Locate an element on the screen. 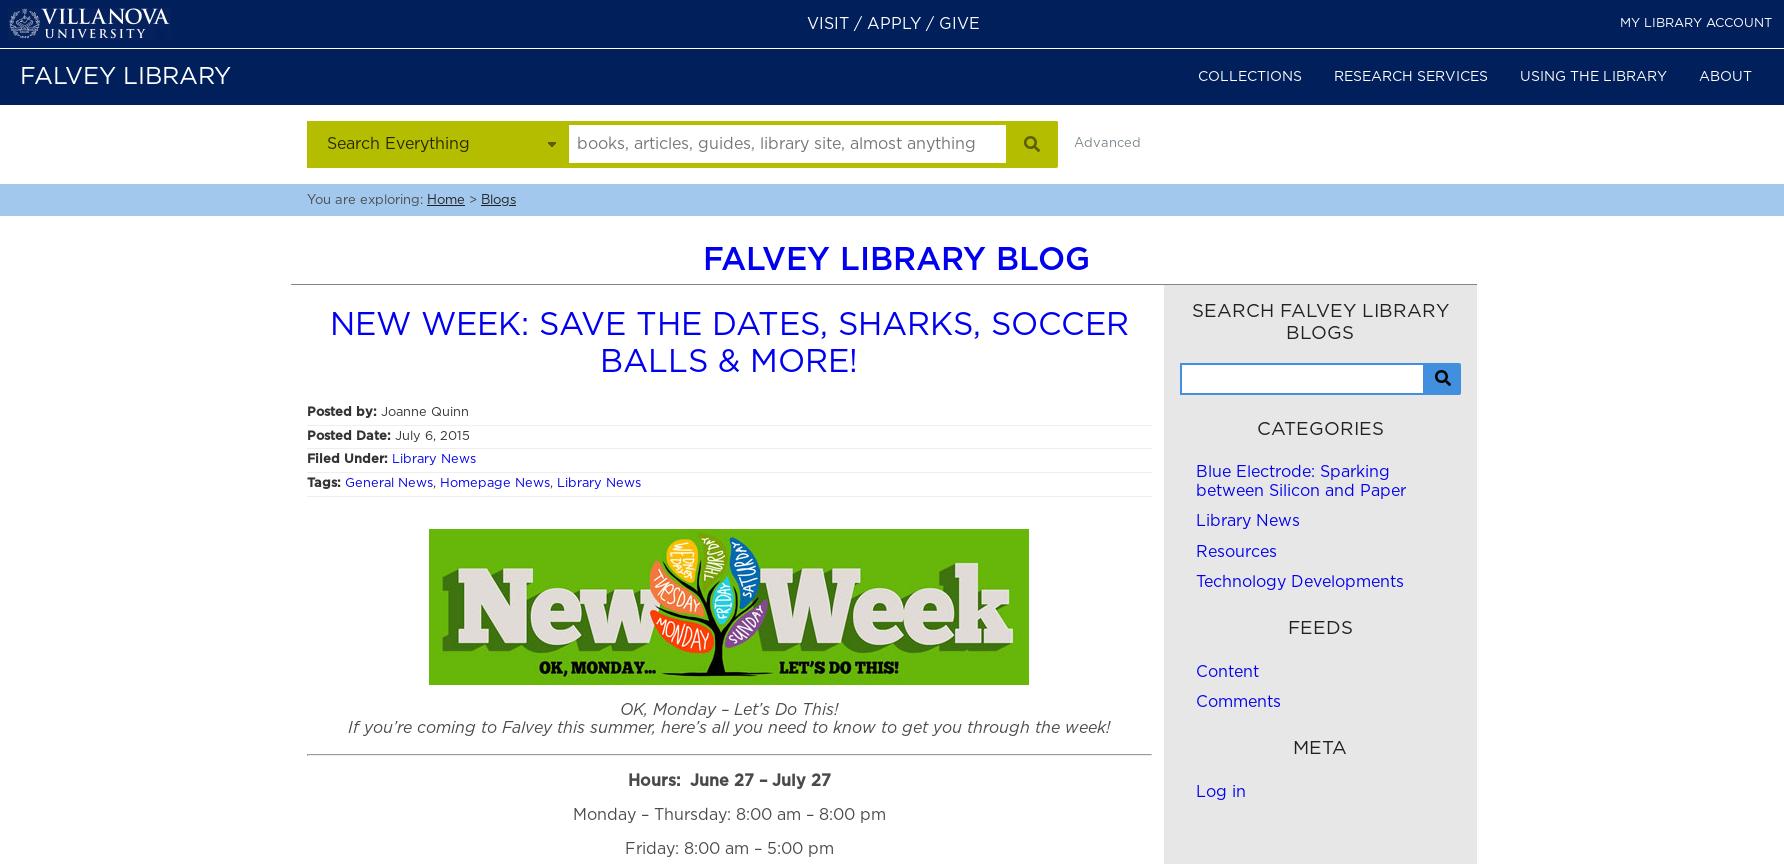 This screenshot has height=864, width=1784. 'Falvey Library' is located at coordinates (124, 76).